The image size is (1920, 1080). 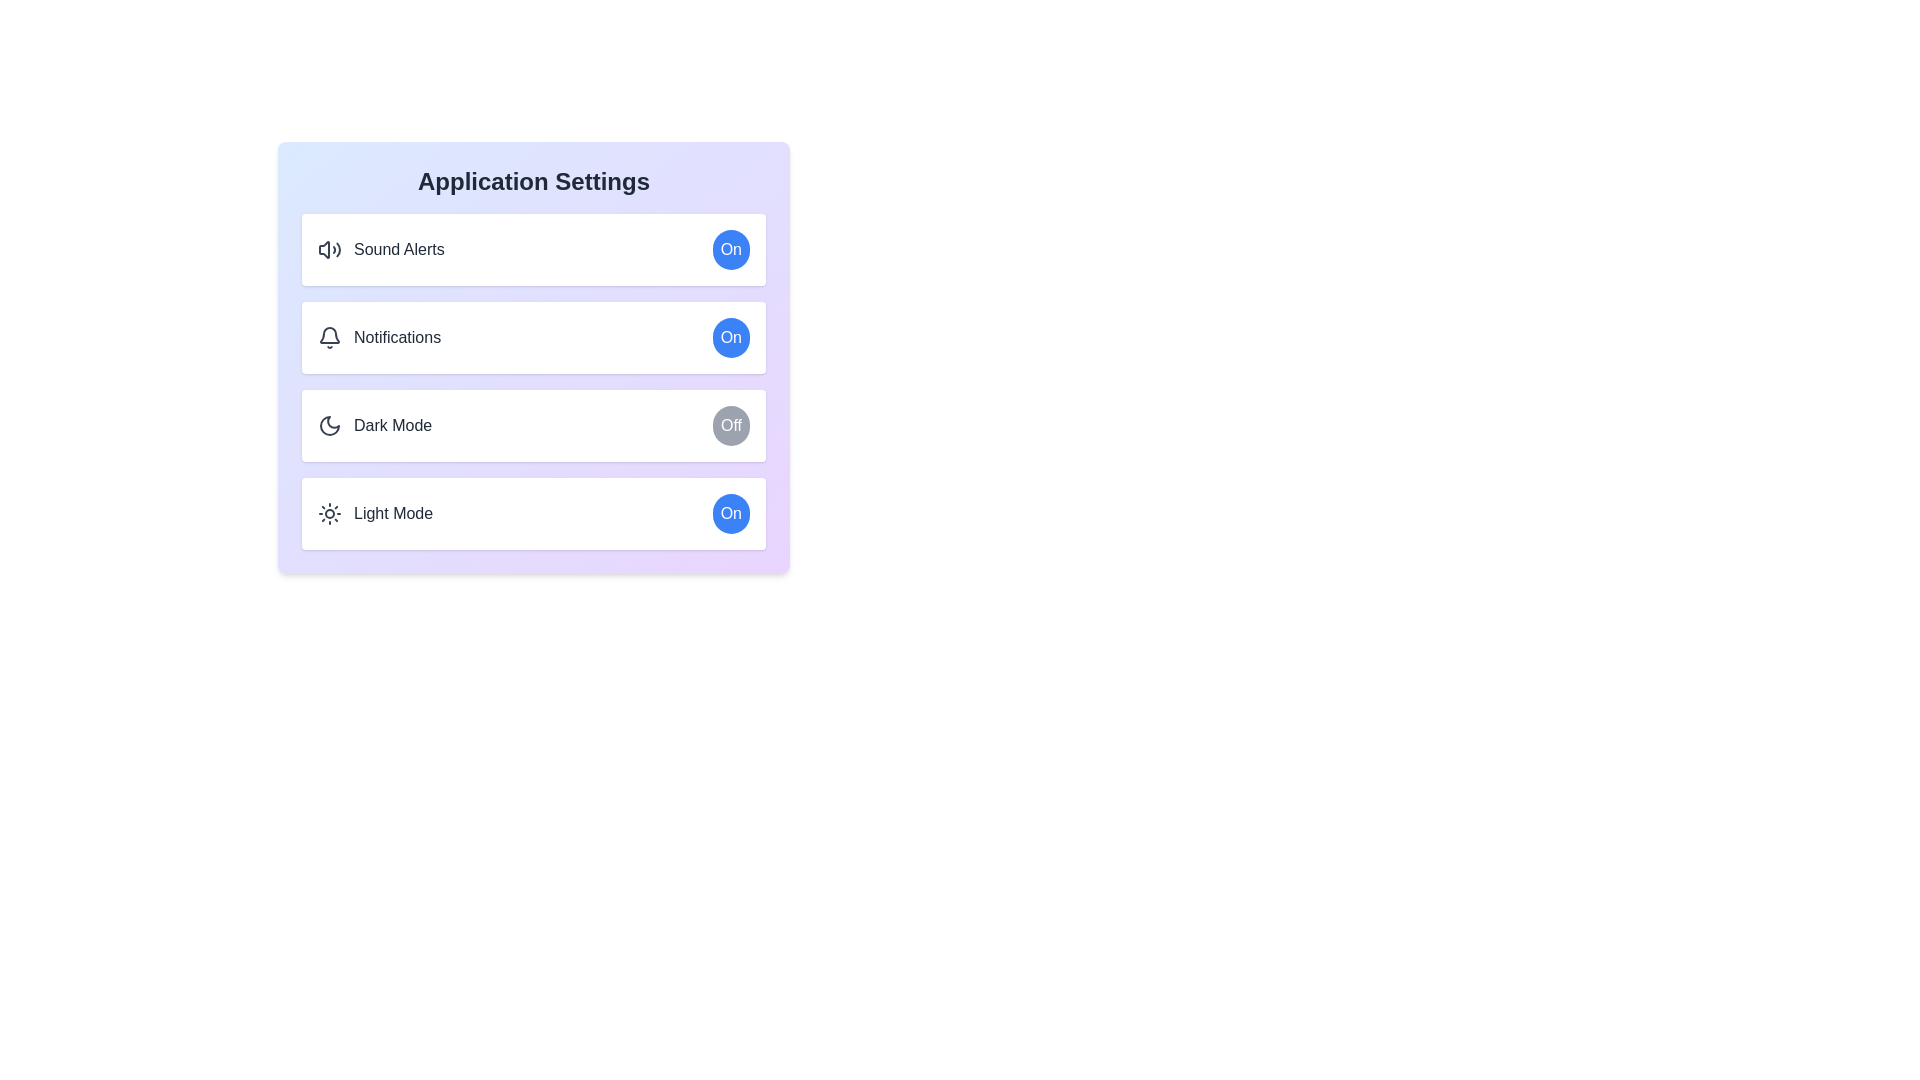 What do you see at coordinates (730, 512) in the screenshot?
I see `the rounded blue button labeled 'On' located at the far right of the 'Light Mode' row in the stacked settings menu for tooltip or visual feedback` at bounding box center [730, 512].